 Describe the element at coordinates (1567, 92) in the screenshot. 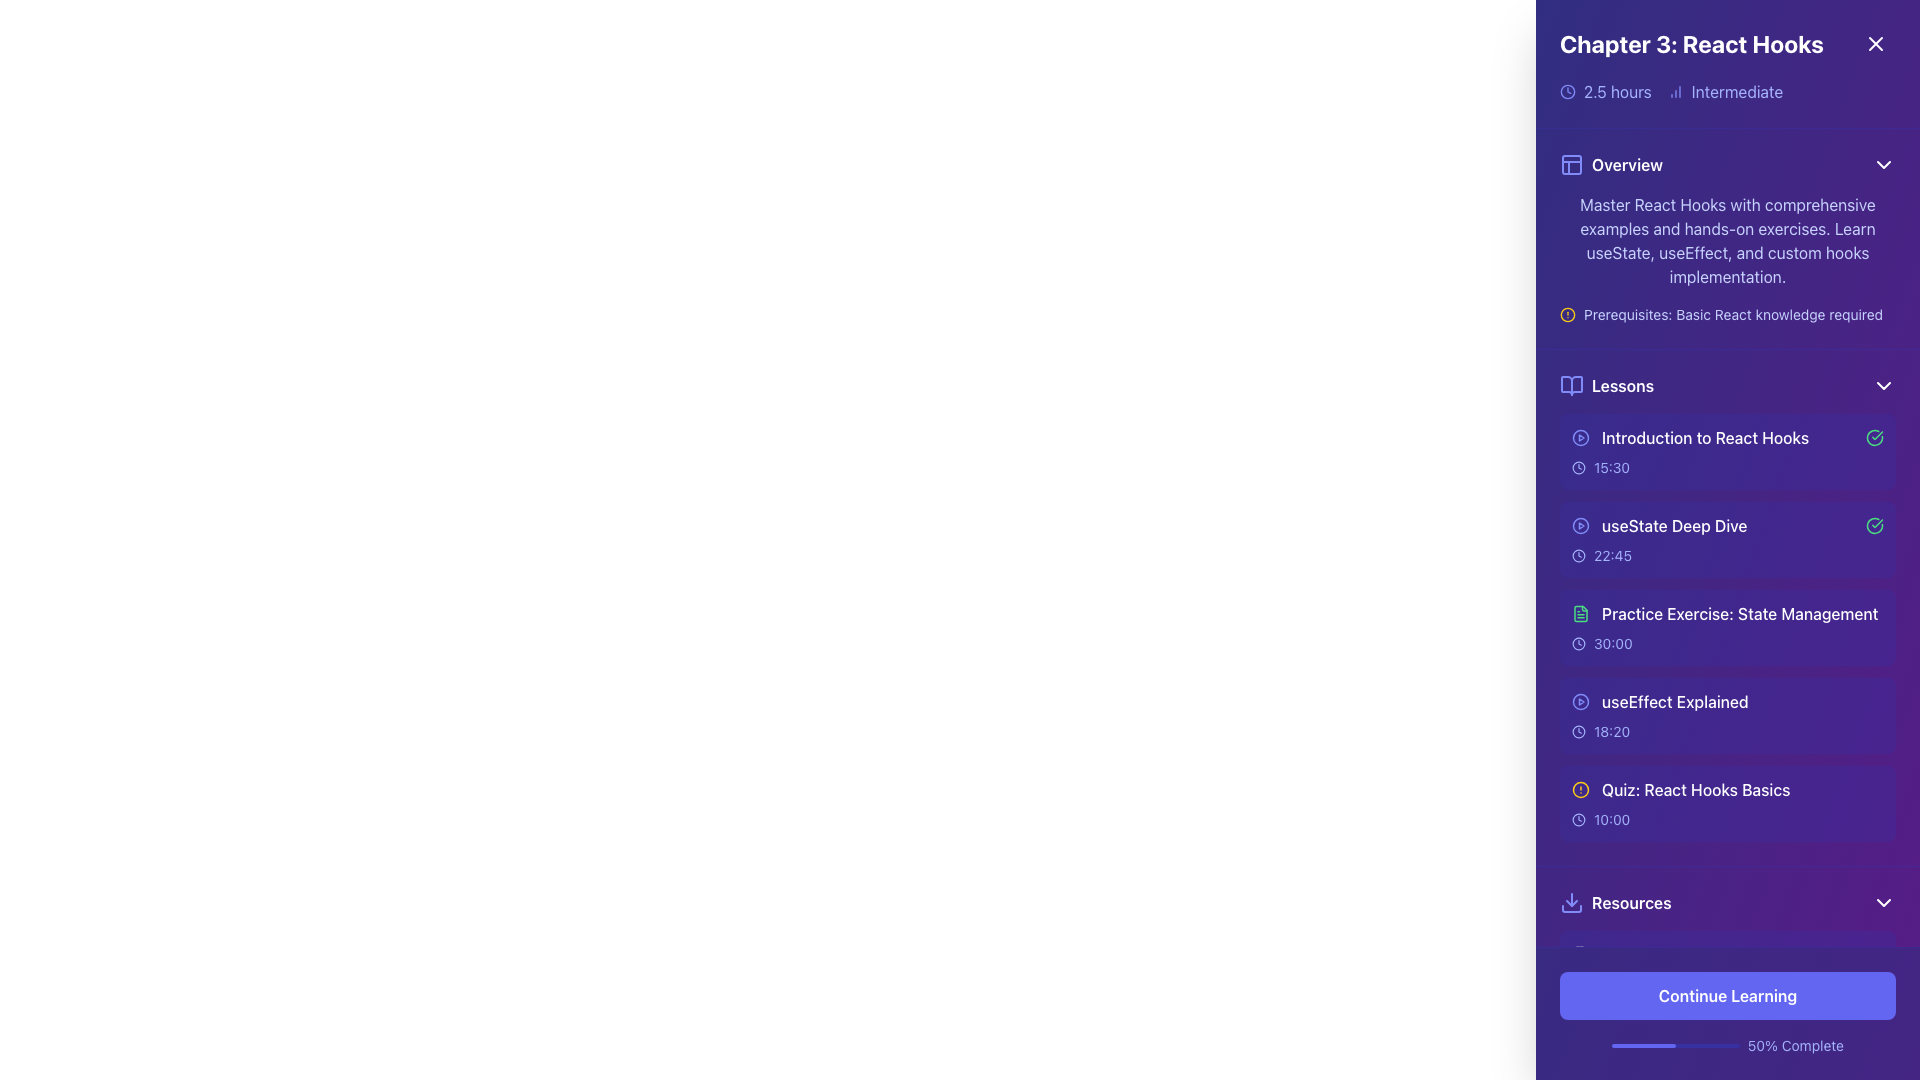

I see `the clock icon that visually indicates the time, located to the left of the text '2.5 hours'` at that location.